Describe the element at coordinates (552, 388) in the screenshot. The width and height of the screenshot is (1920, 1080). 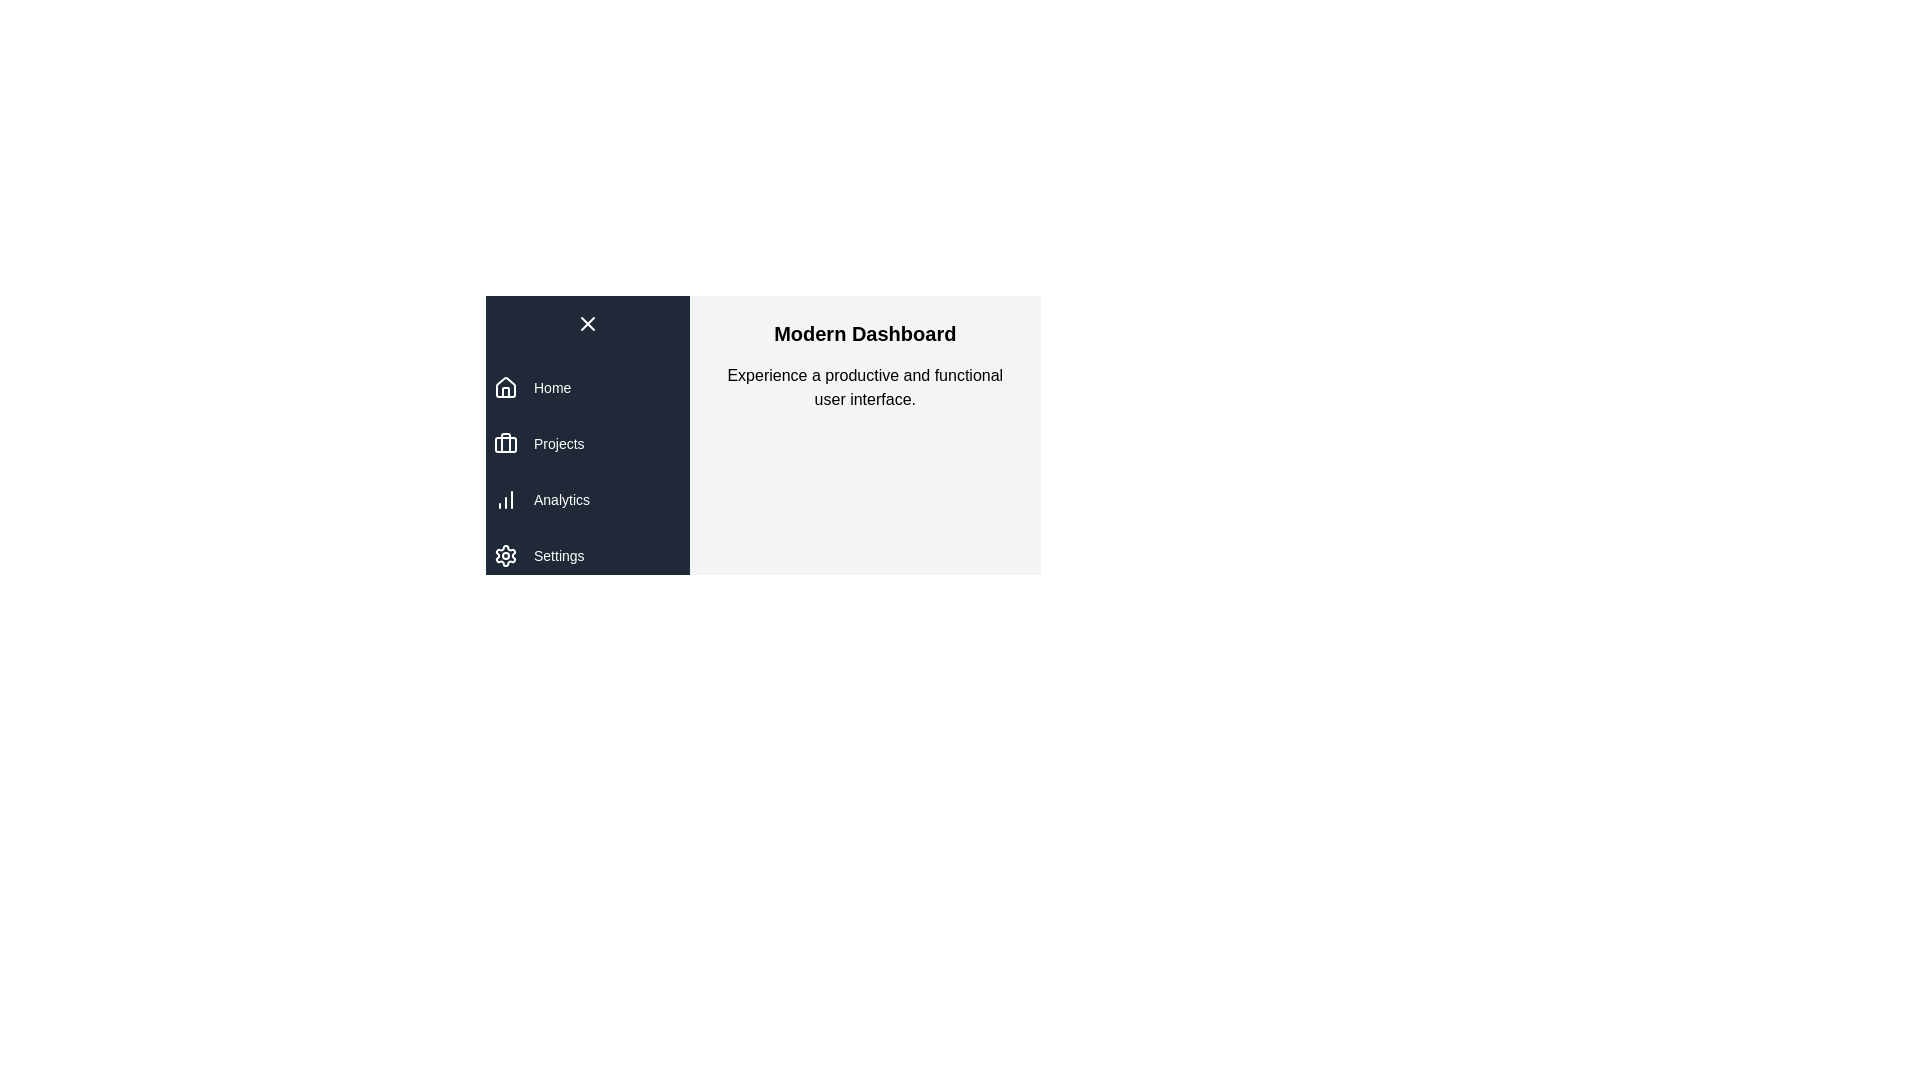
I see `the navigation item Home to navigate to the corresponding section` at that location.